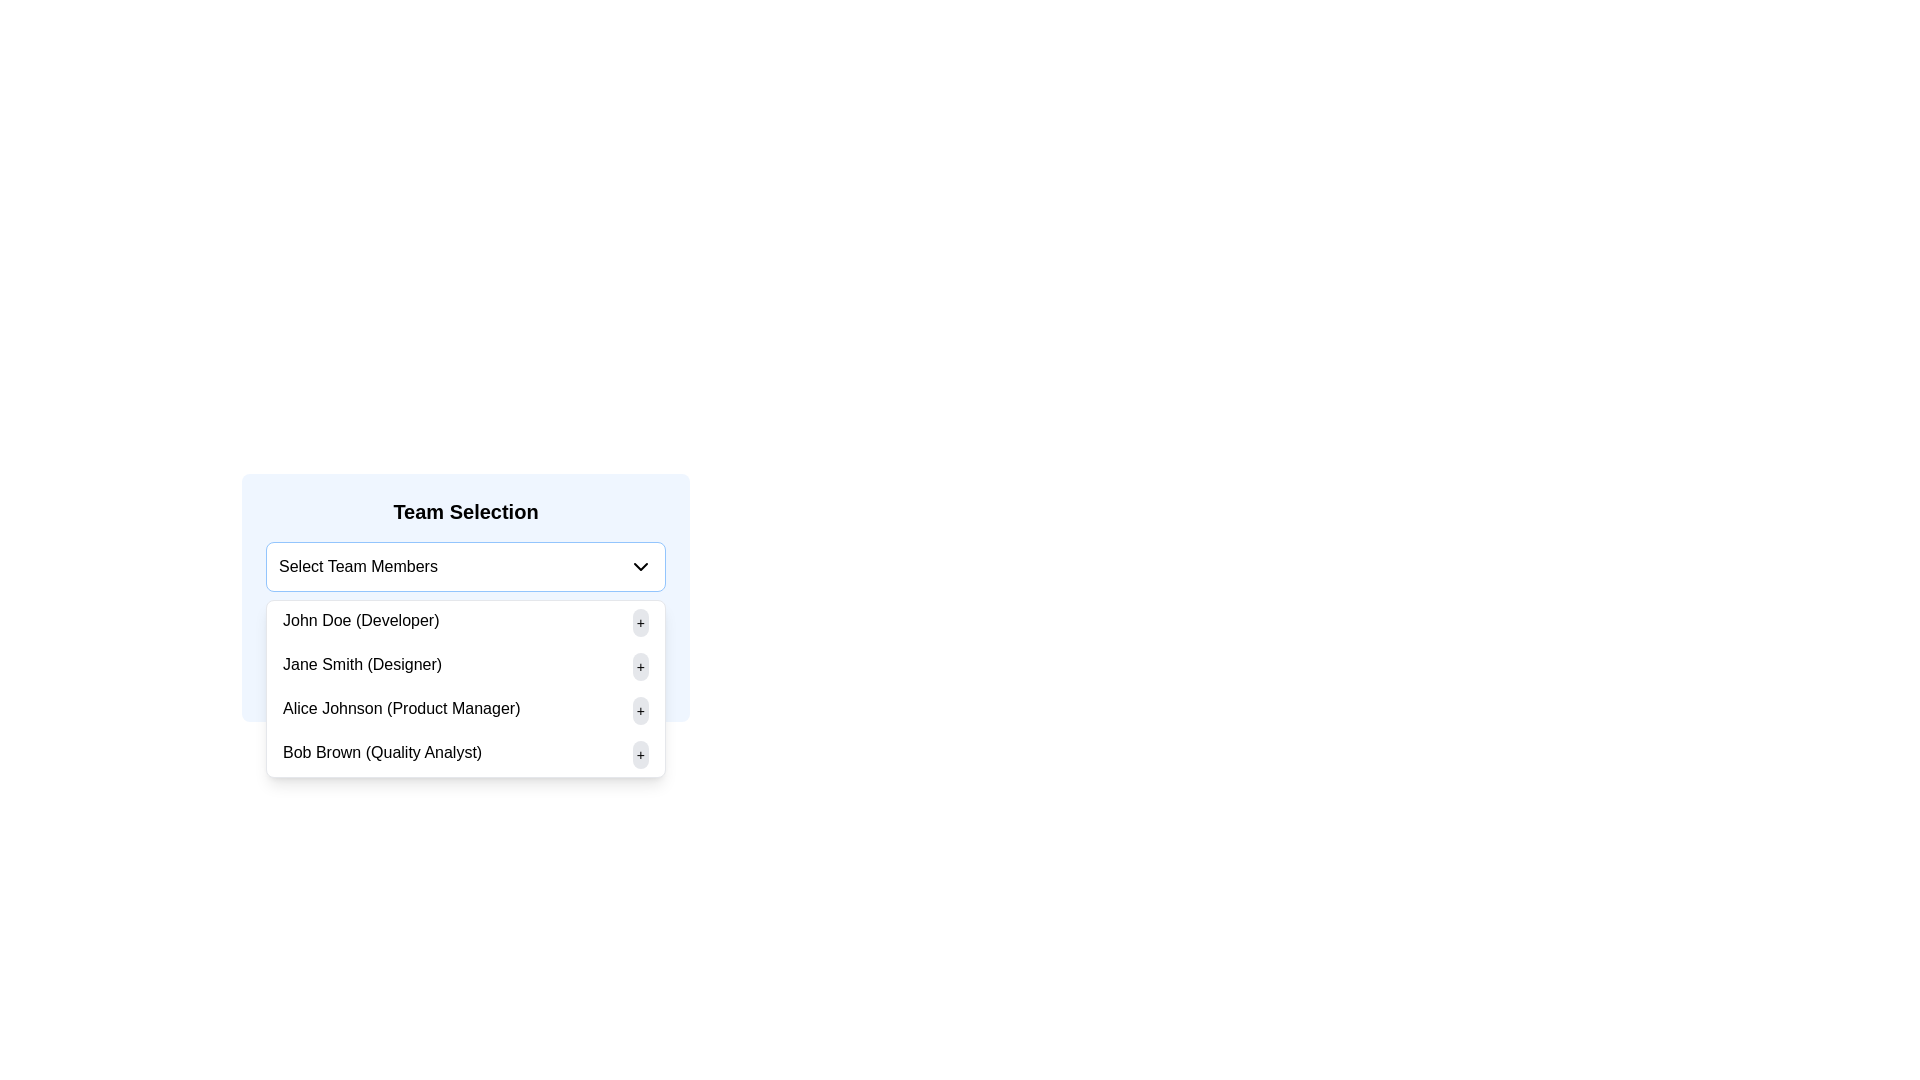  What do you see at coordinates (640, 667) in the screenshot?
I see `the small, circular button with a light-gray background and a centered '+' symbol, positioned to the right of 'Jane Smith (Designer)', to trigger tooltip or visual feedback` at bounding box center [640, 667].